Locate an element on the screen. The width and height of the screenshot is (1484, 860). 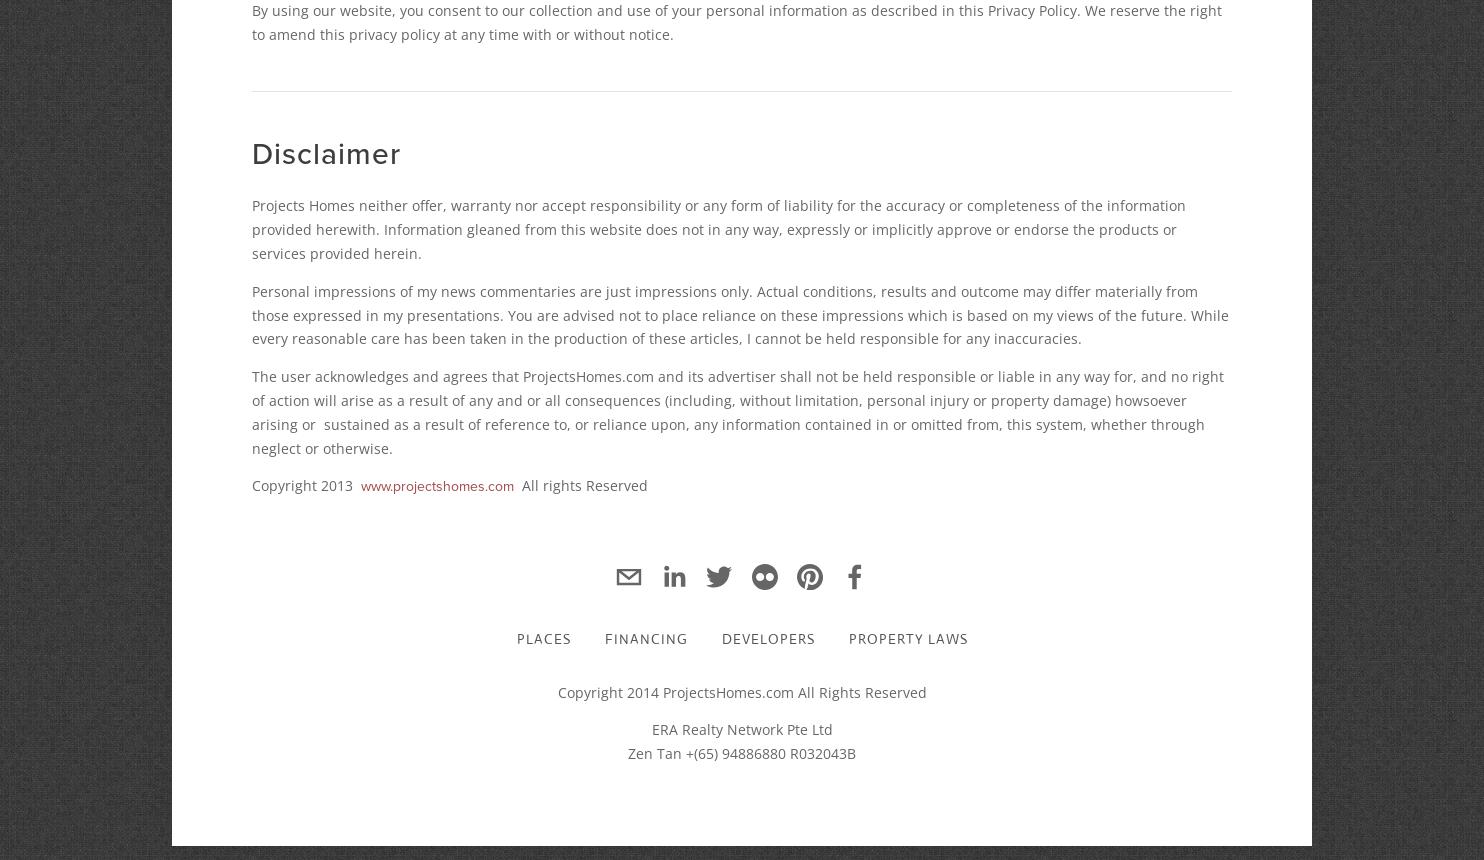
'Projects Homes neither offer, warranty nor accept responsibility or any form of liability for the accuracy or completeness of the information provided herewith. Information gleaned from this website does not in any way, expressly or implicitly approve or endorse the products or services provided herein.' is located at coordinates (720, 229).